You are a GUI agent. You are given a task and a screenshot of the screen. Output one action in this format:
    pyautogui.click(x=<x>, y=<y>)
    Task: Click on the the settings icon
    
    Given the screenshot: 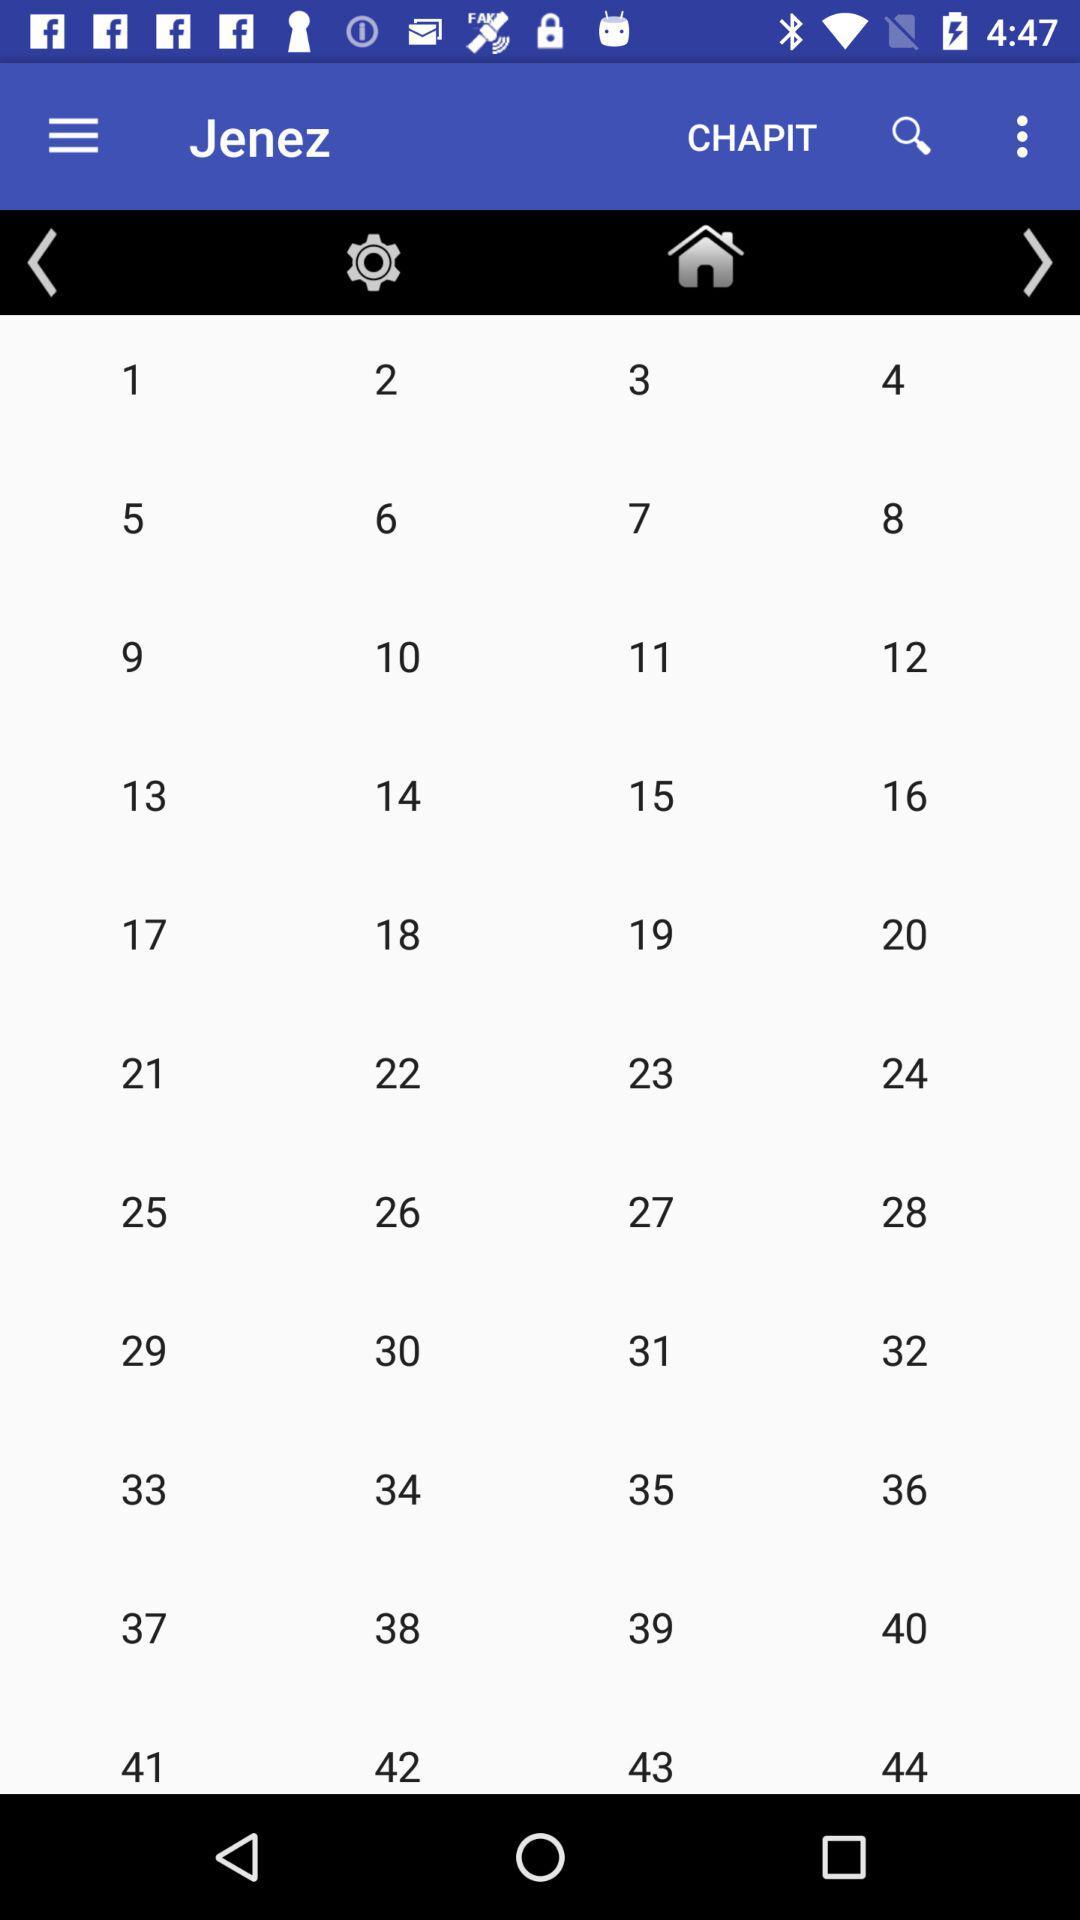 What is the action you would take?
    pyautogui.click(x=373, y=261)
    